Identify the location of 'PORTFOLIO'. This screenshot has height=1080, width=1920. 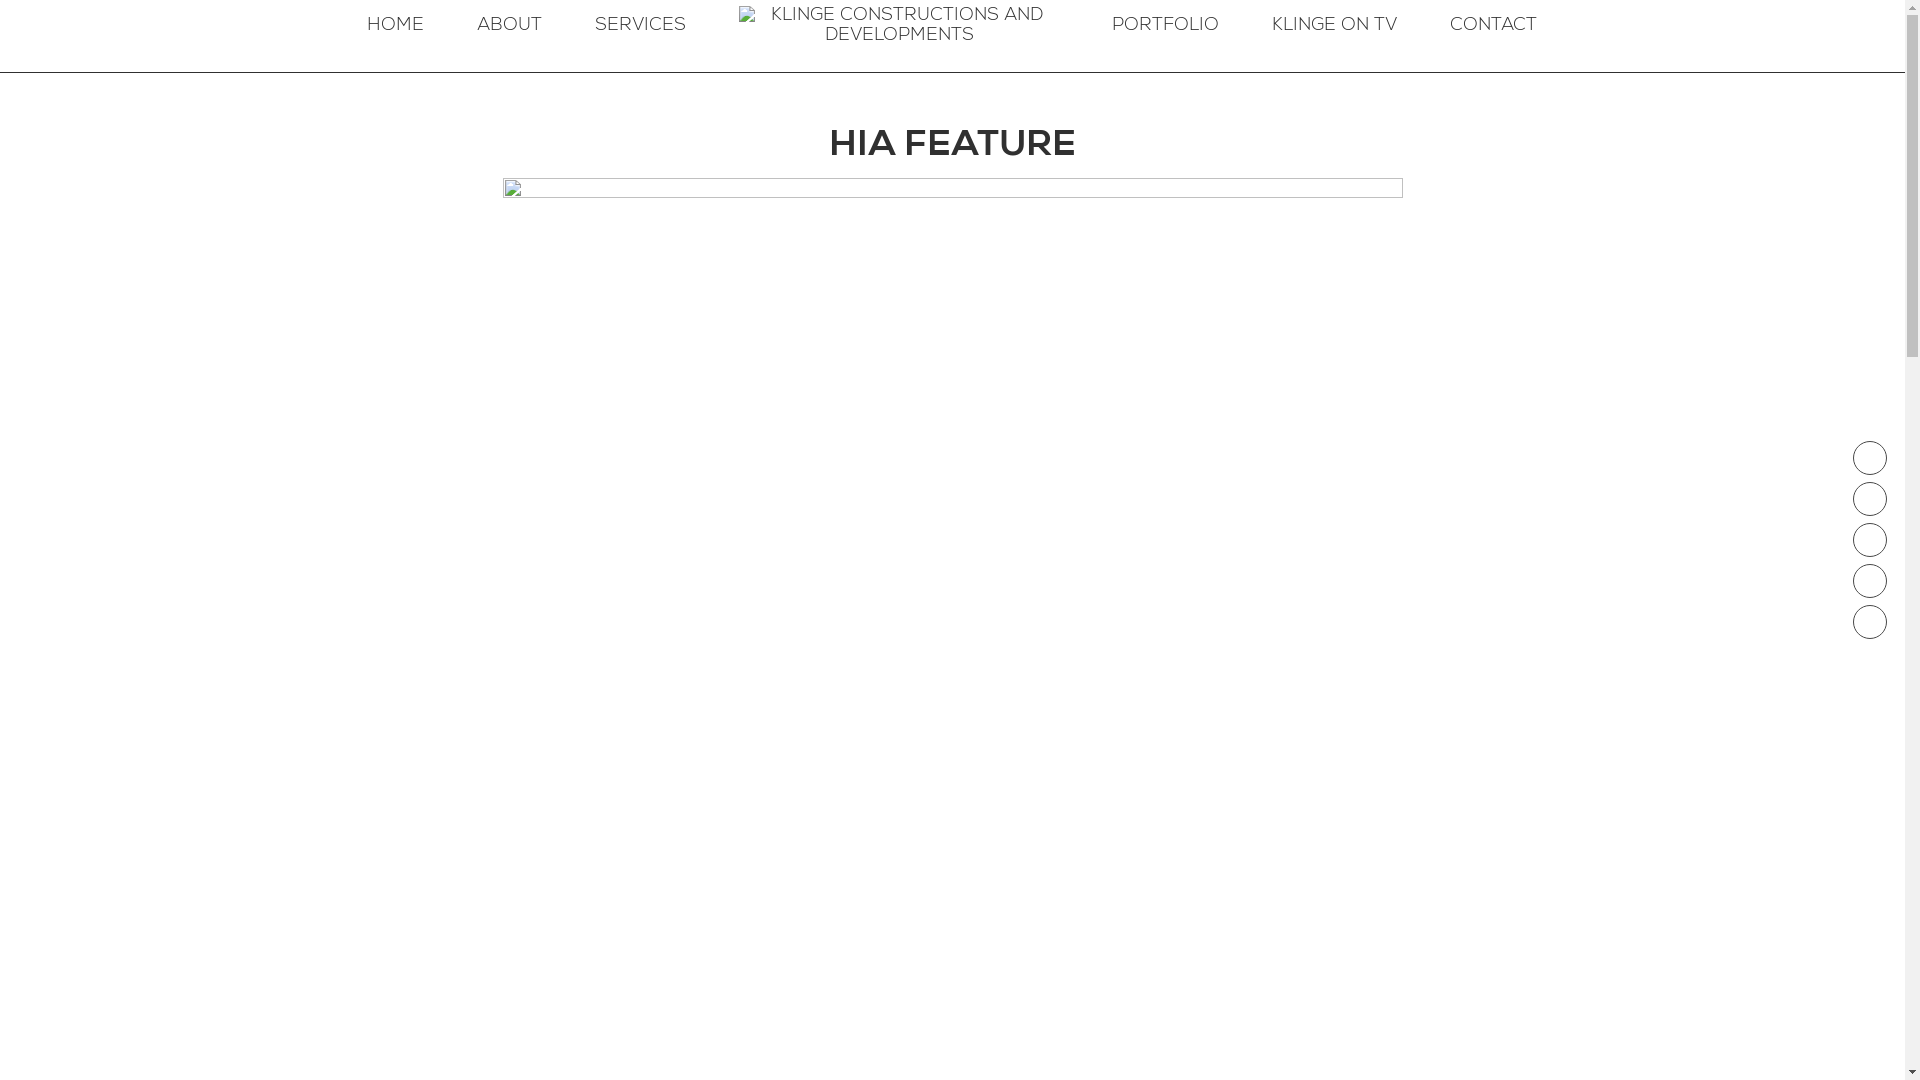
(1166, 26).